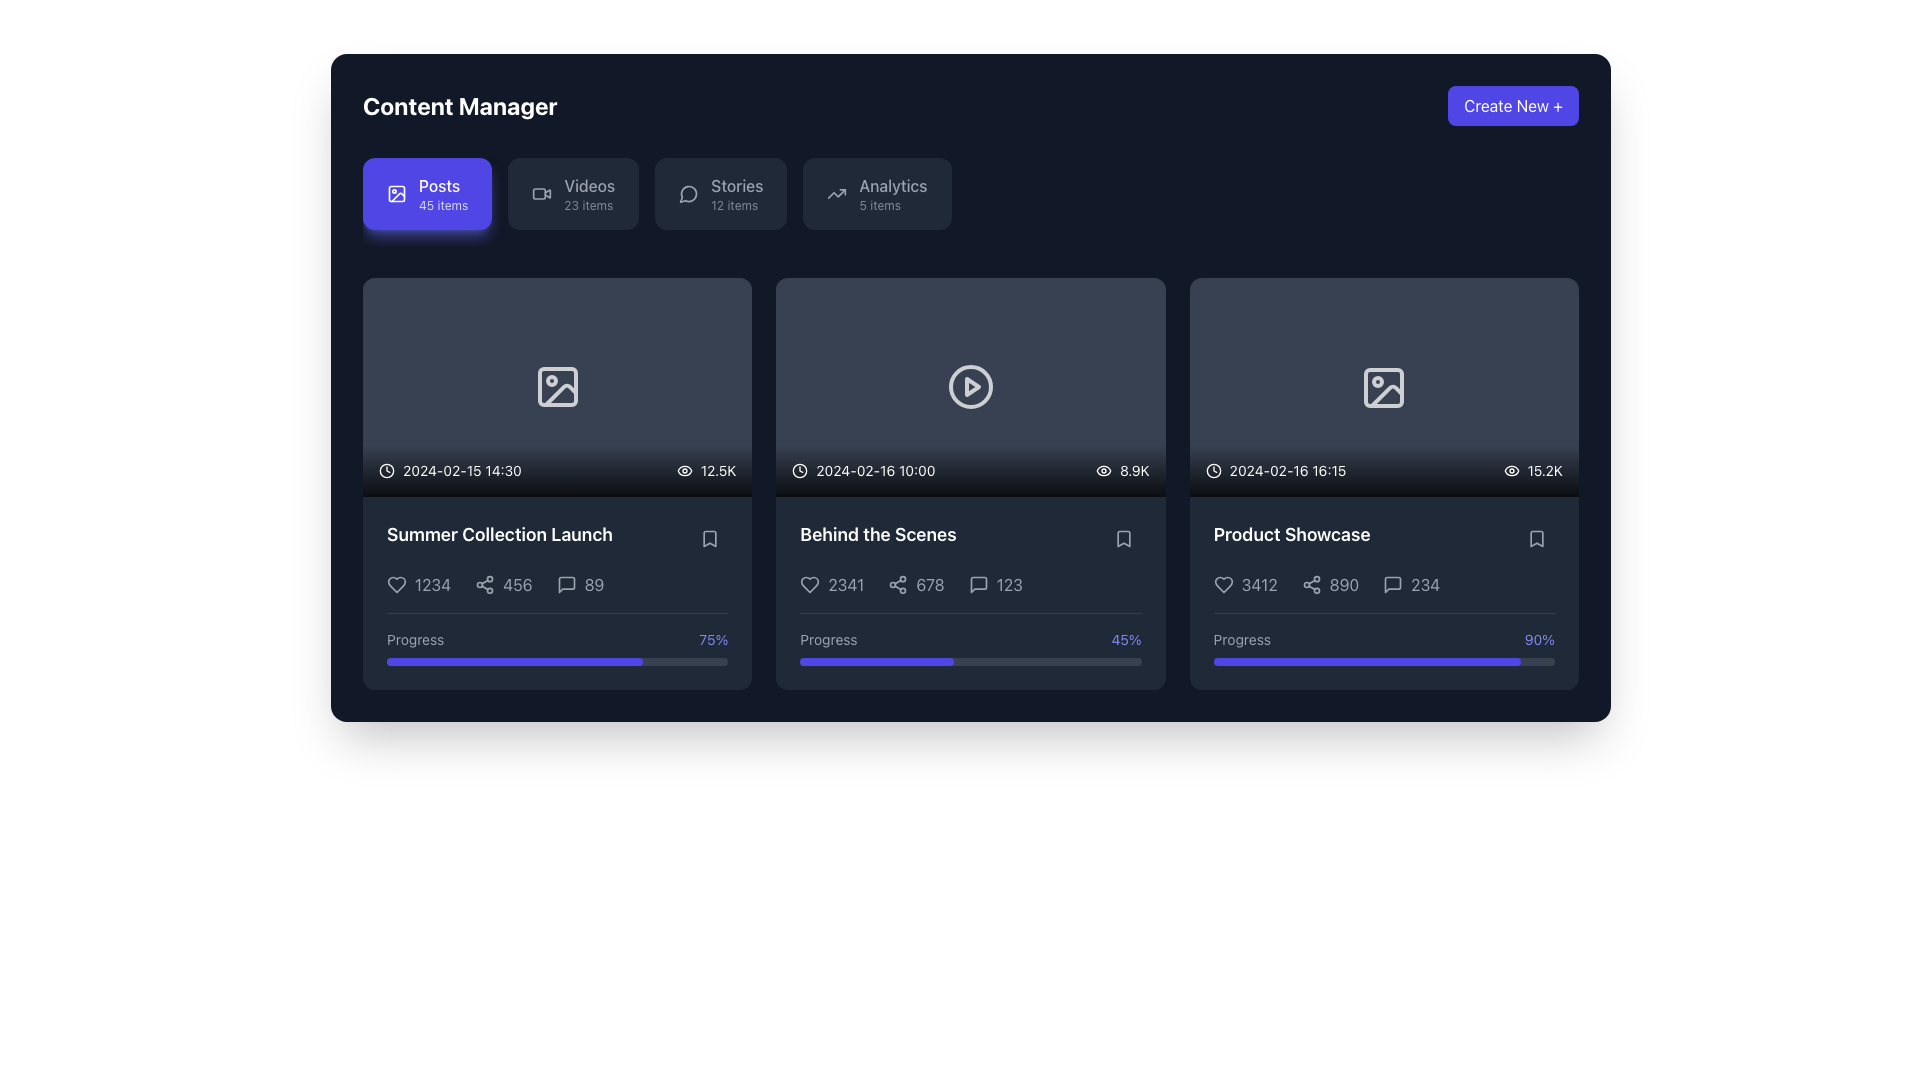 The height and width of the screenshot is (1080, 1920). I want to click on the text label displaying 'Summer Collection Launch', which is bold and large-sized, located beneath an image placeholder in the first card of a horizontally aligned card list, so click(499, 534).